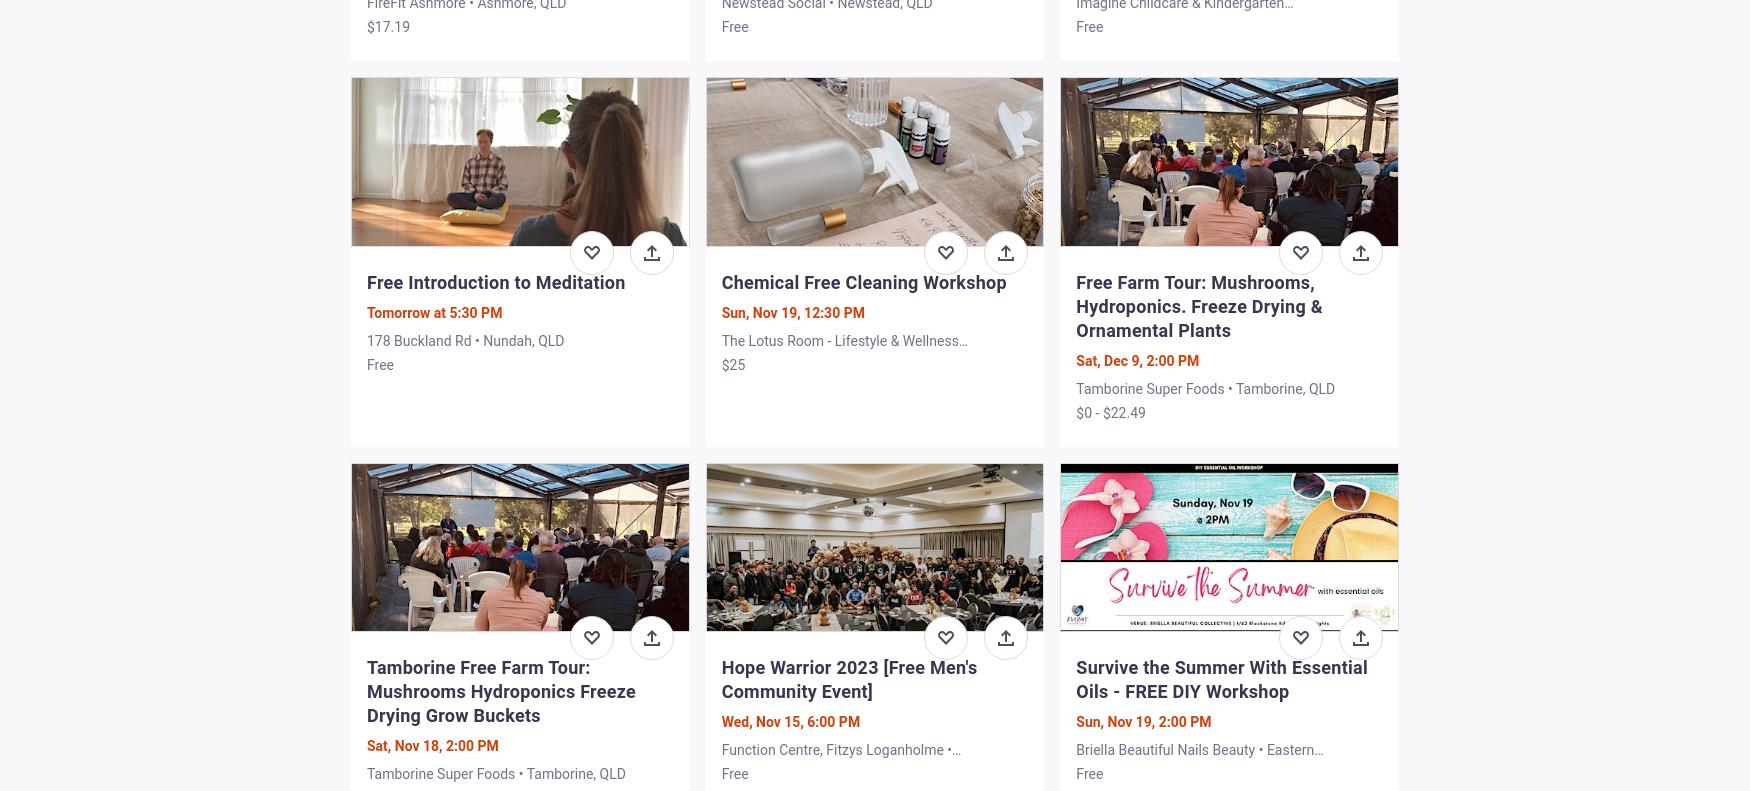 This screenshot has width=1750, height=791. Describe the element at coordinates (465, 339) in the screenshot. I see `'178 Buckland Rd • Nundah, QLD'` at that location.